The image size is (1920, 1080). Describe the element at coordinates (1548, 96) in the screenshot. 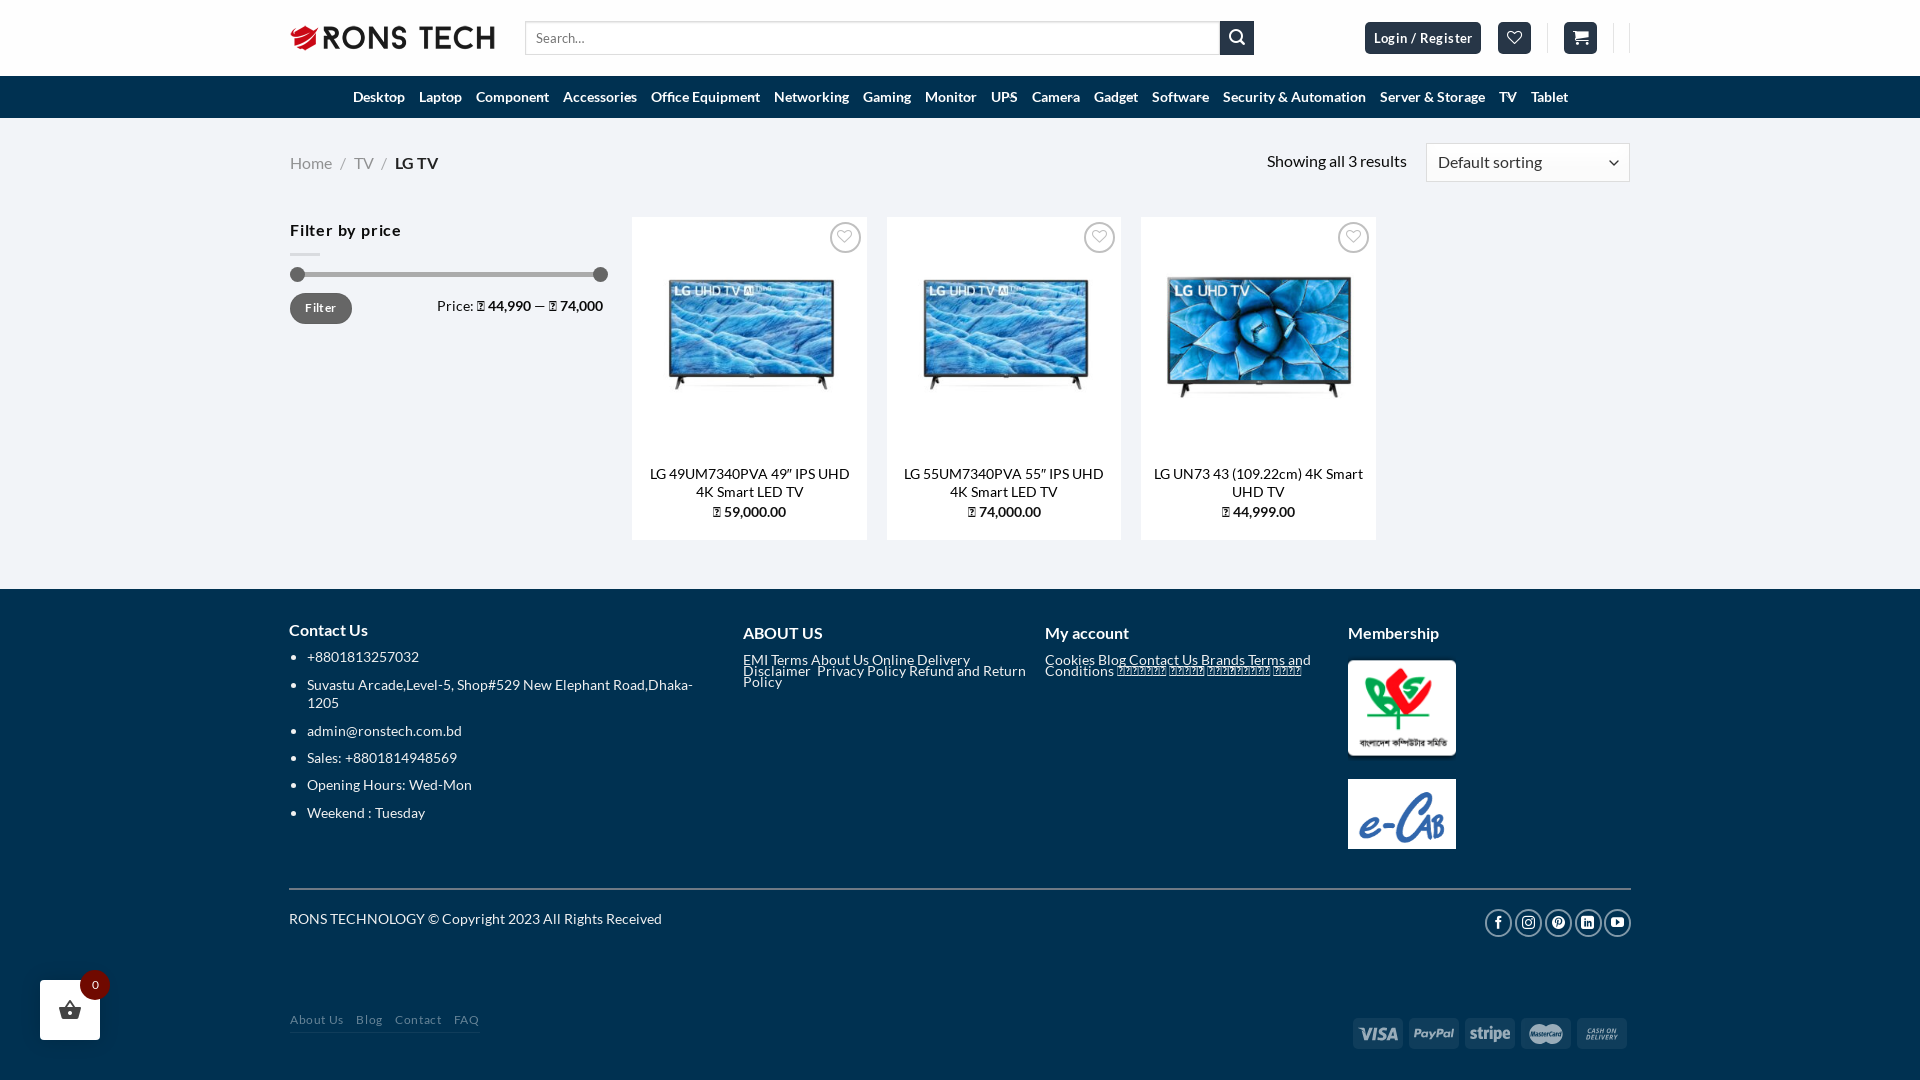

I see `'Tablet'` at that location.